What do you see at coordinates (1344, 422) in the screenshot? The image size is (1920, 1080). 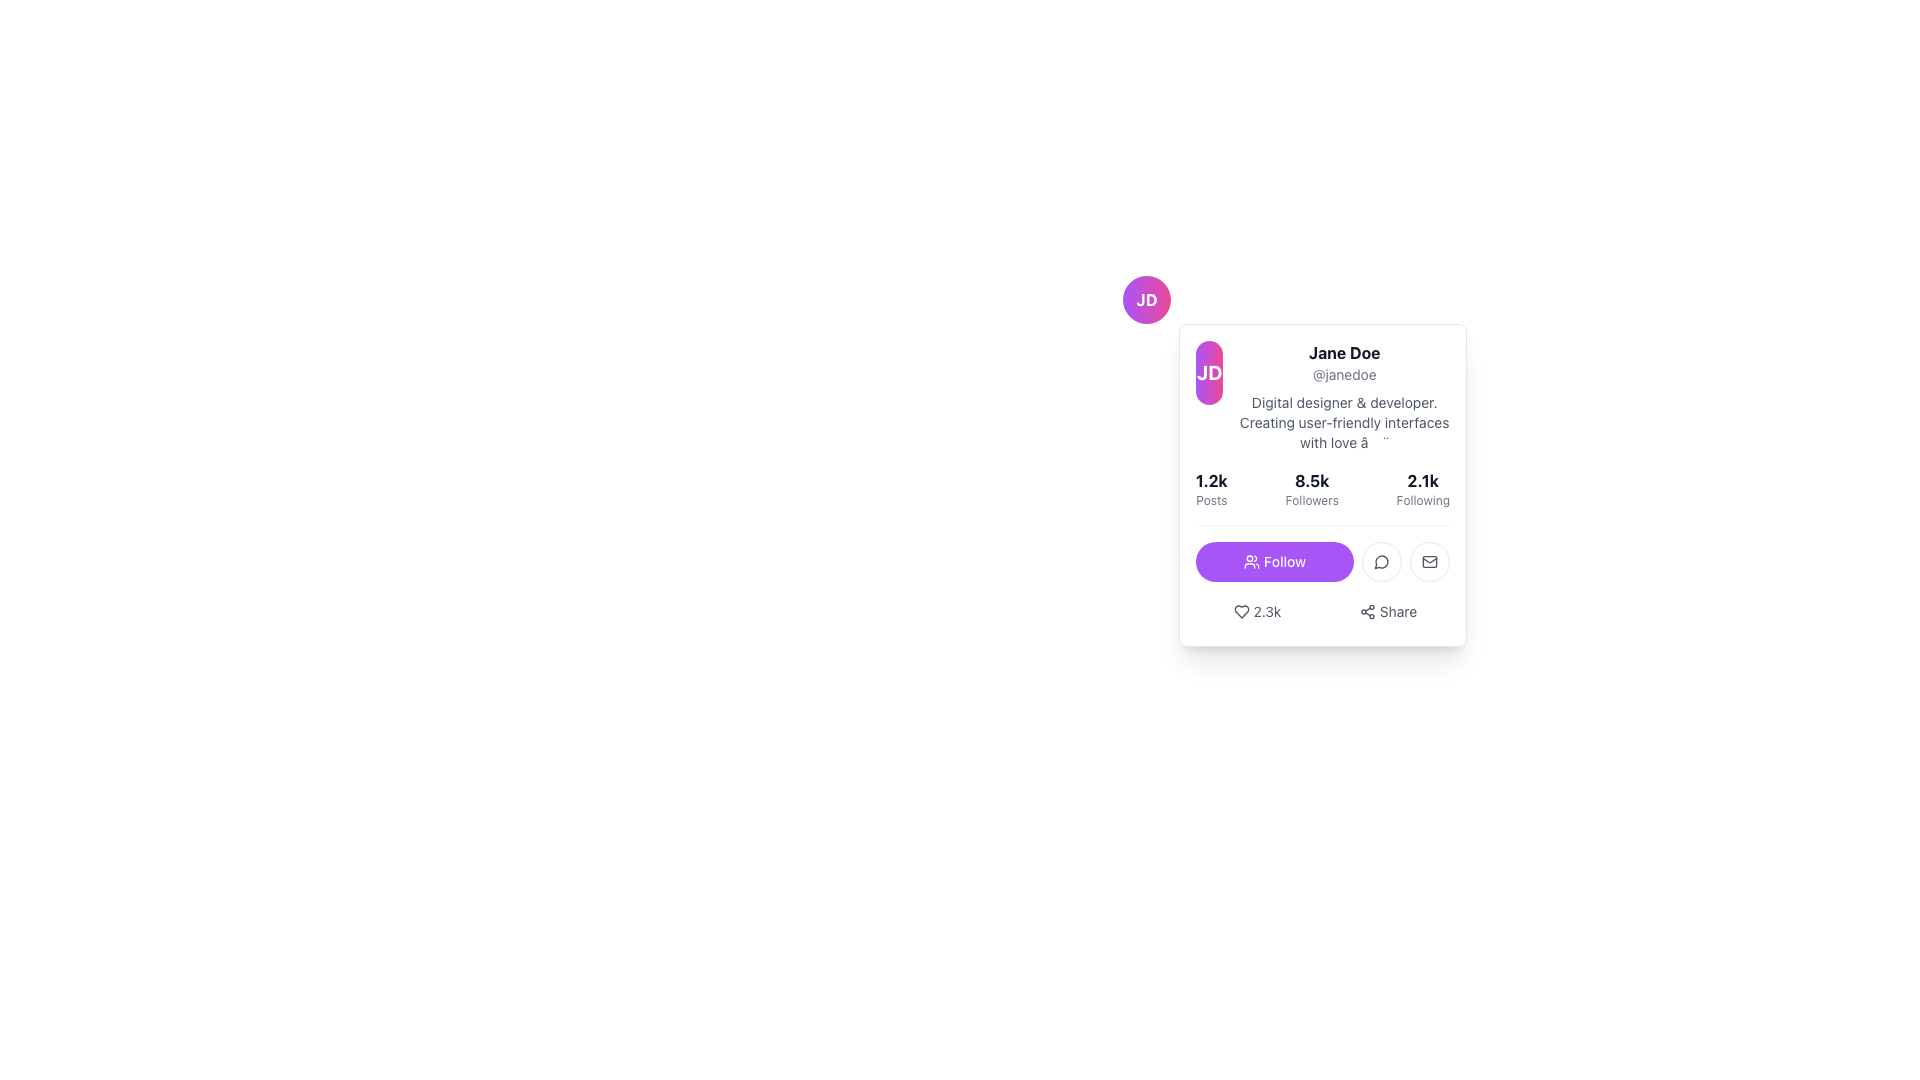 I see `descriptive text block that reads: 'Digital designer & developer. Creating user-friendly interfaces with love ✨', which is located below the username '@janedoe'` at bounding box center [1344, 422].